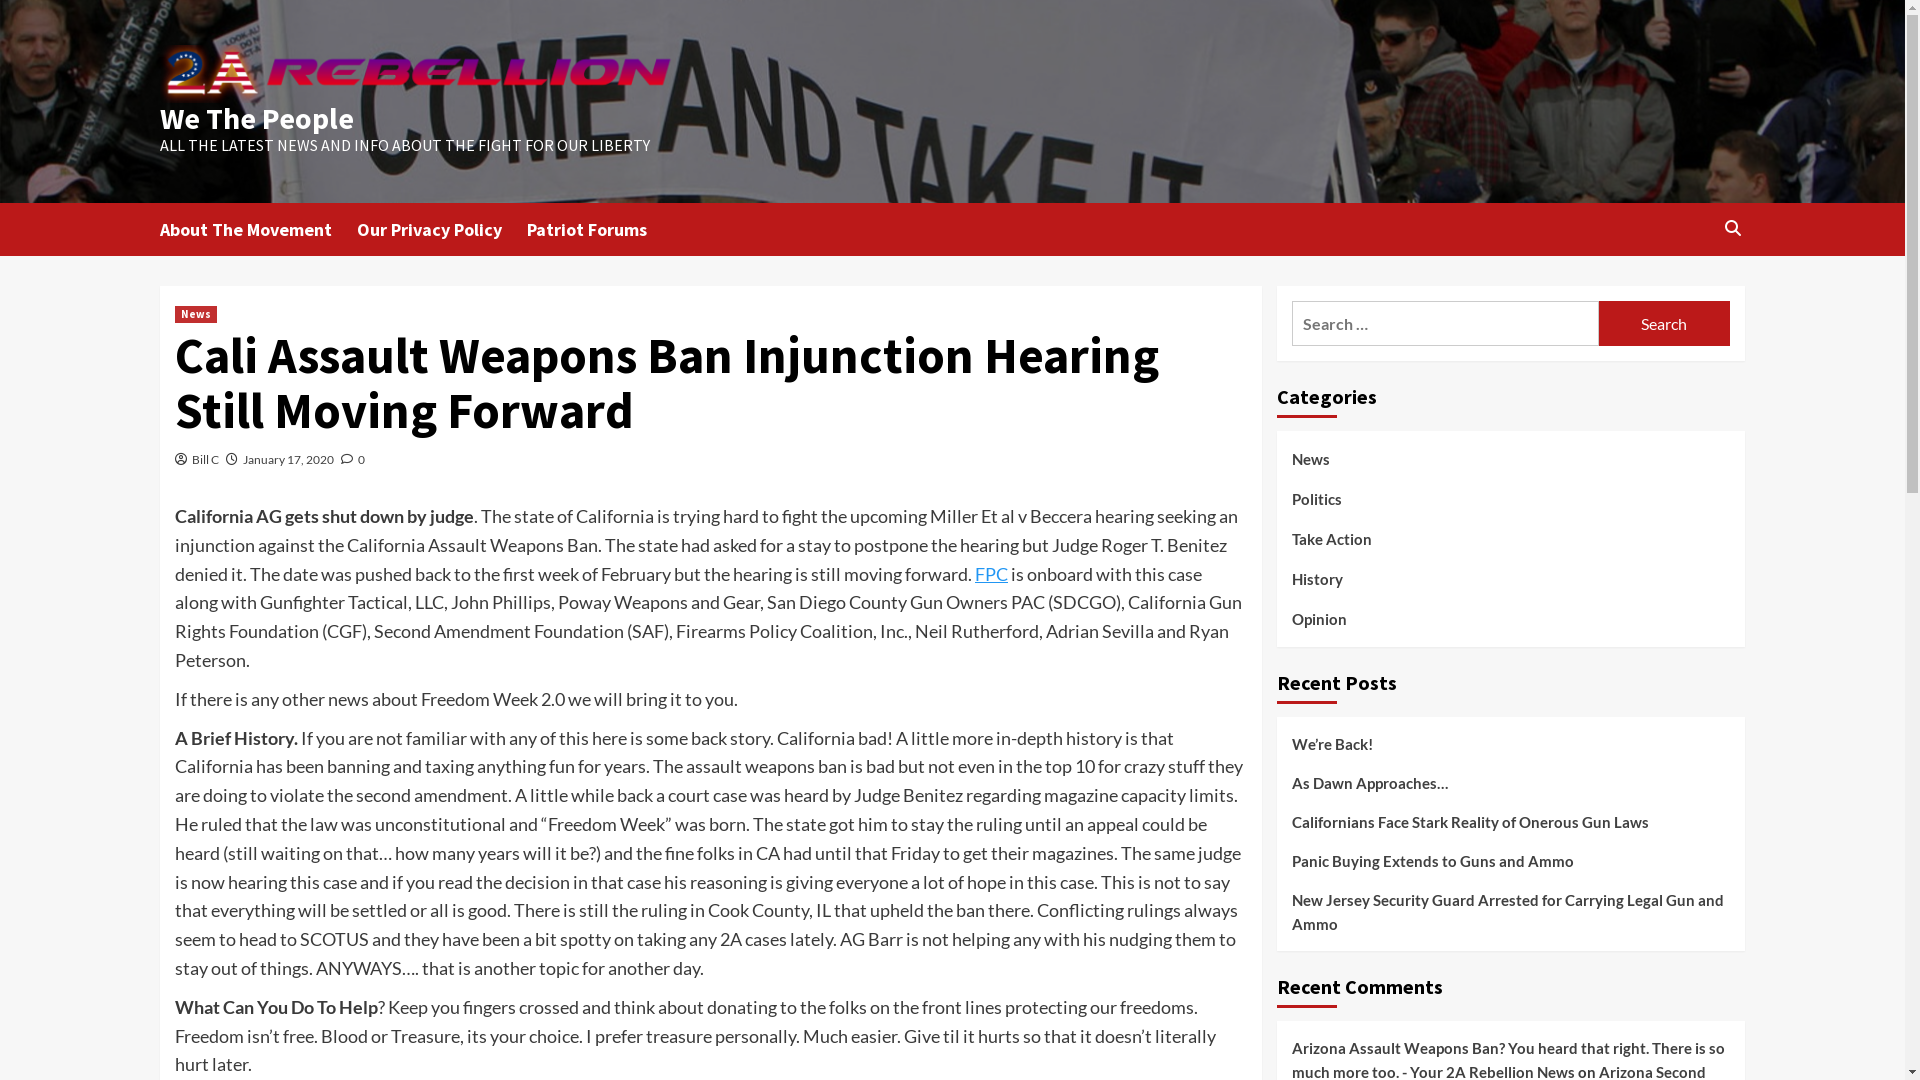  Describe the element at coordinates (440, 228) in the screenshot. I see `'Our Privacy Policy'` at that location.